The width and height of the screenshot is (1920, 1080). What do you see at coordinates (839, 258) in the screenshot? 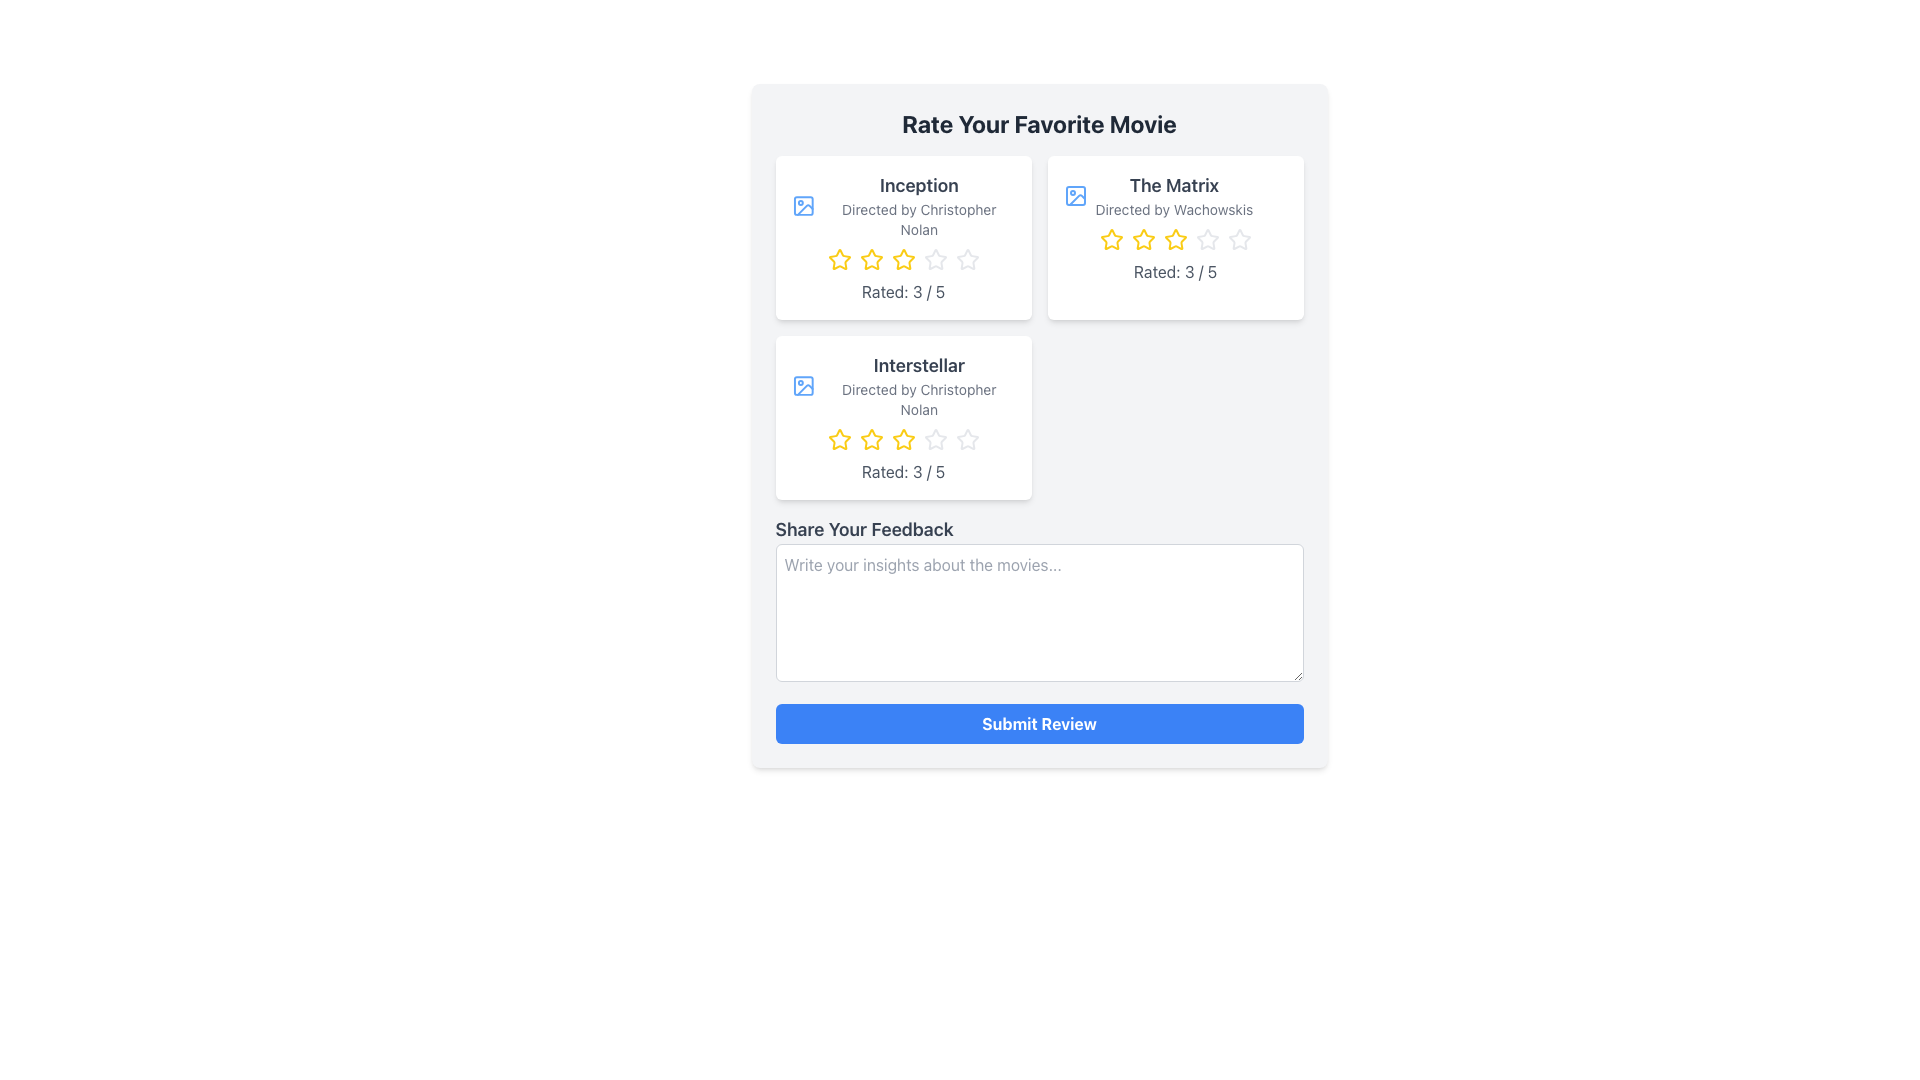
I see `on the second yellow star icon in the rating bar beneath the 'Inception' text` at bounding box center [839, 258].